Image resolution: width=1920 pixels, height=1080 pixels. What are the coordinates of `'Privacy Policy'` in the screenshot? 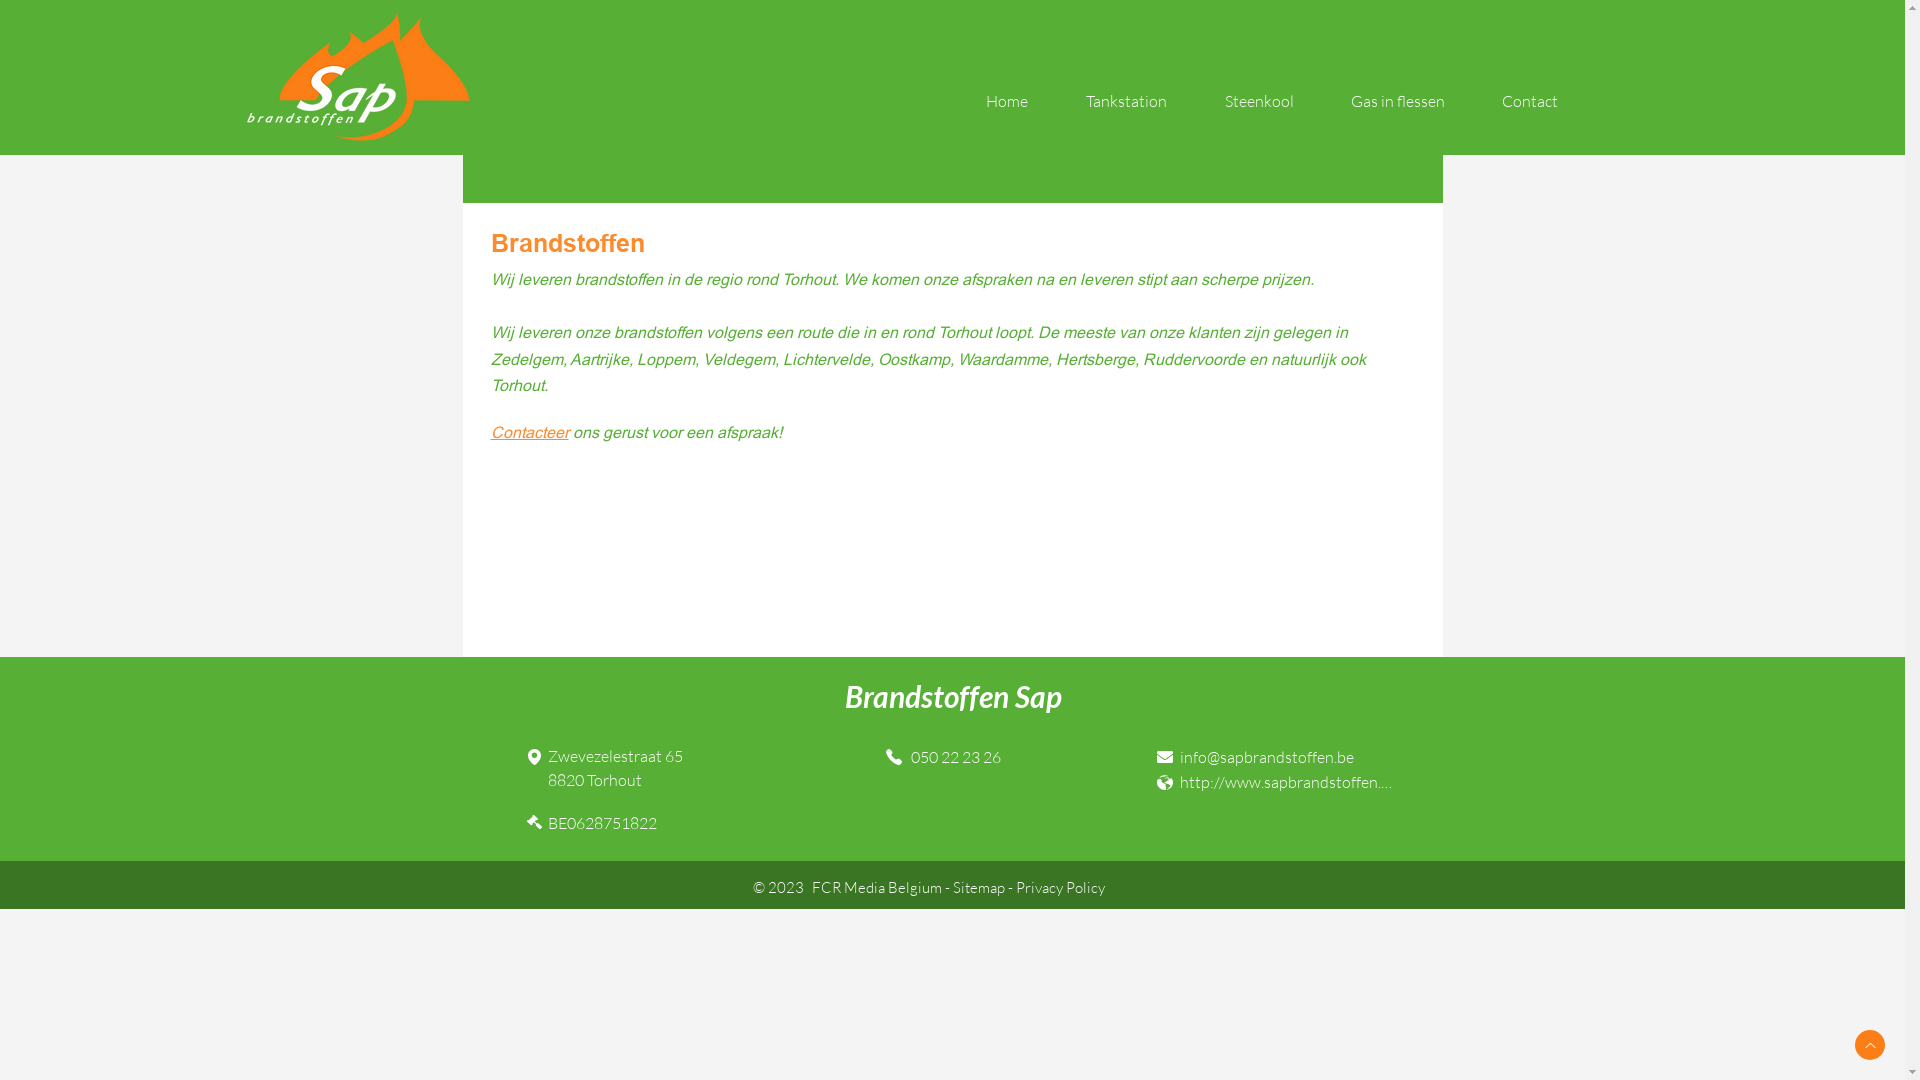 It's located at (1016, 886).